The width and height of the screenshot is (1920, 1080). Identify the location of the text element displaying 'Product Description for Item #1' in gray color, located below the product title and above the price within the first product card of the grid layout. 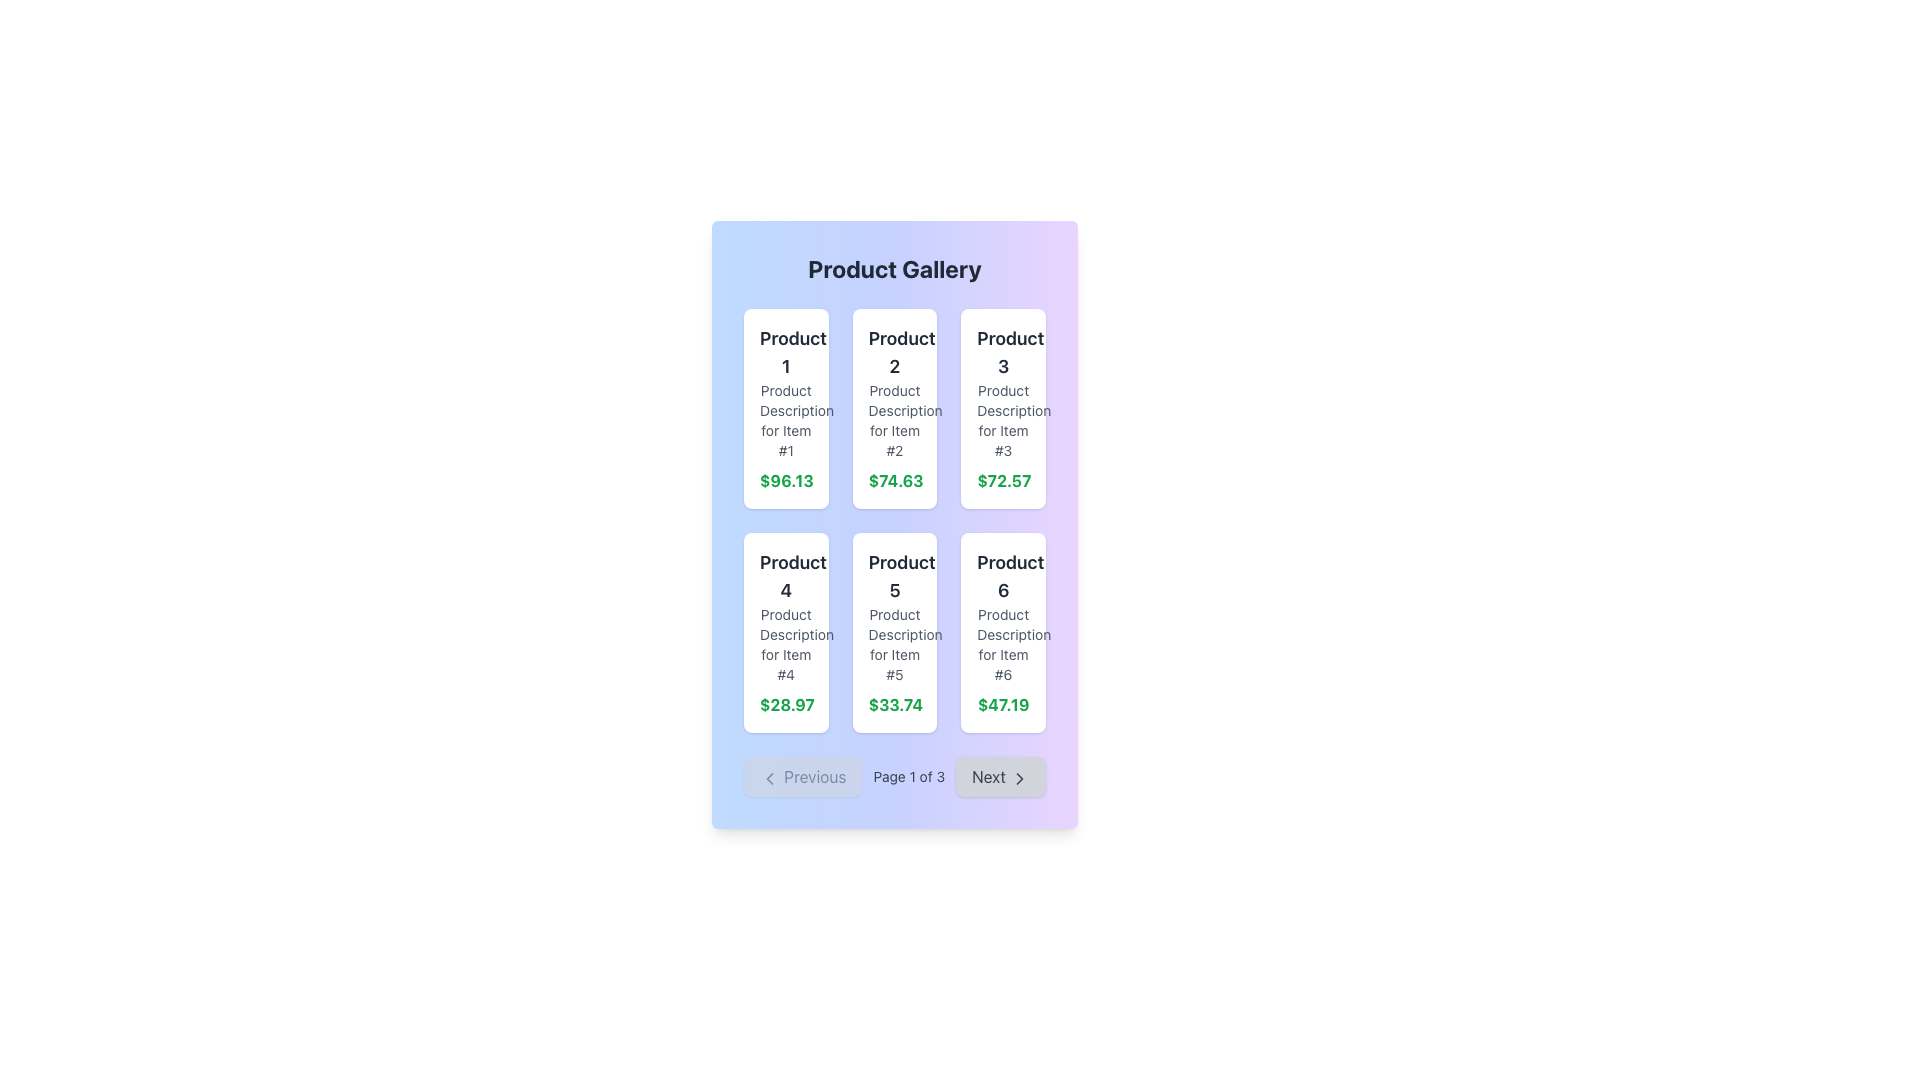
(785, 419).